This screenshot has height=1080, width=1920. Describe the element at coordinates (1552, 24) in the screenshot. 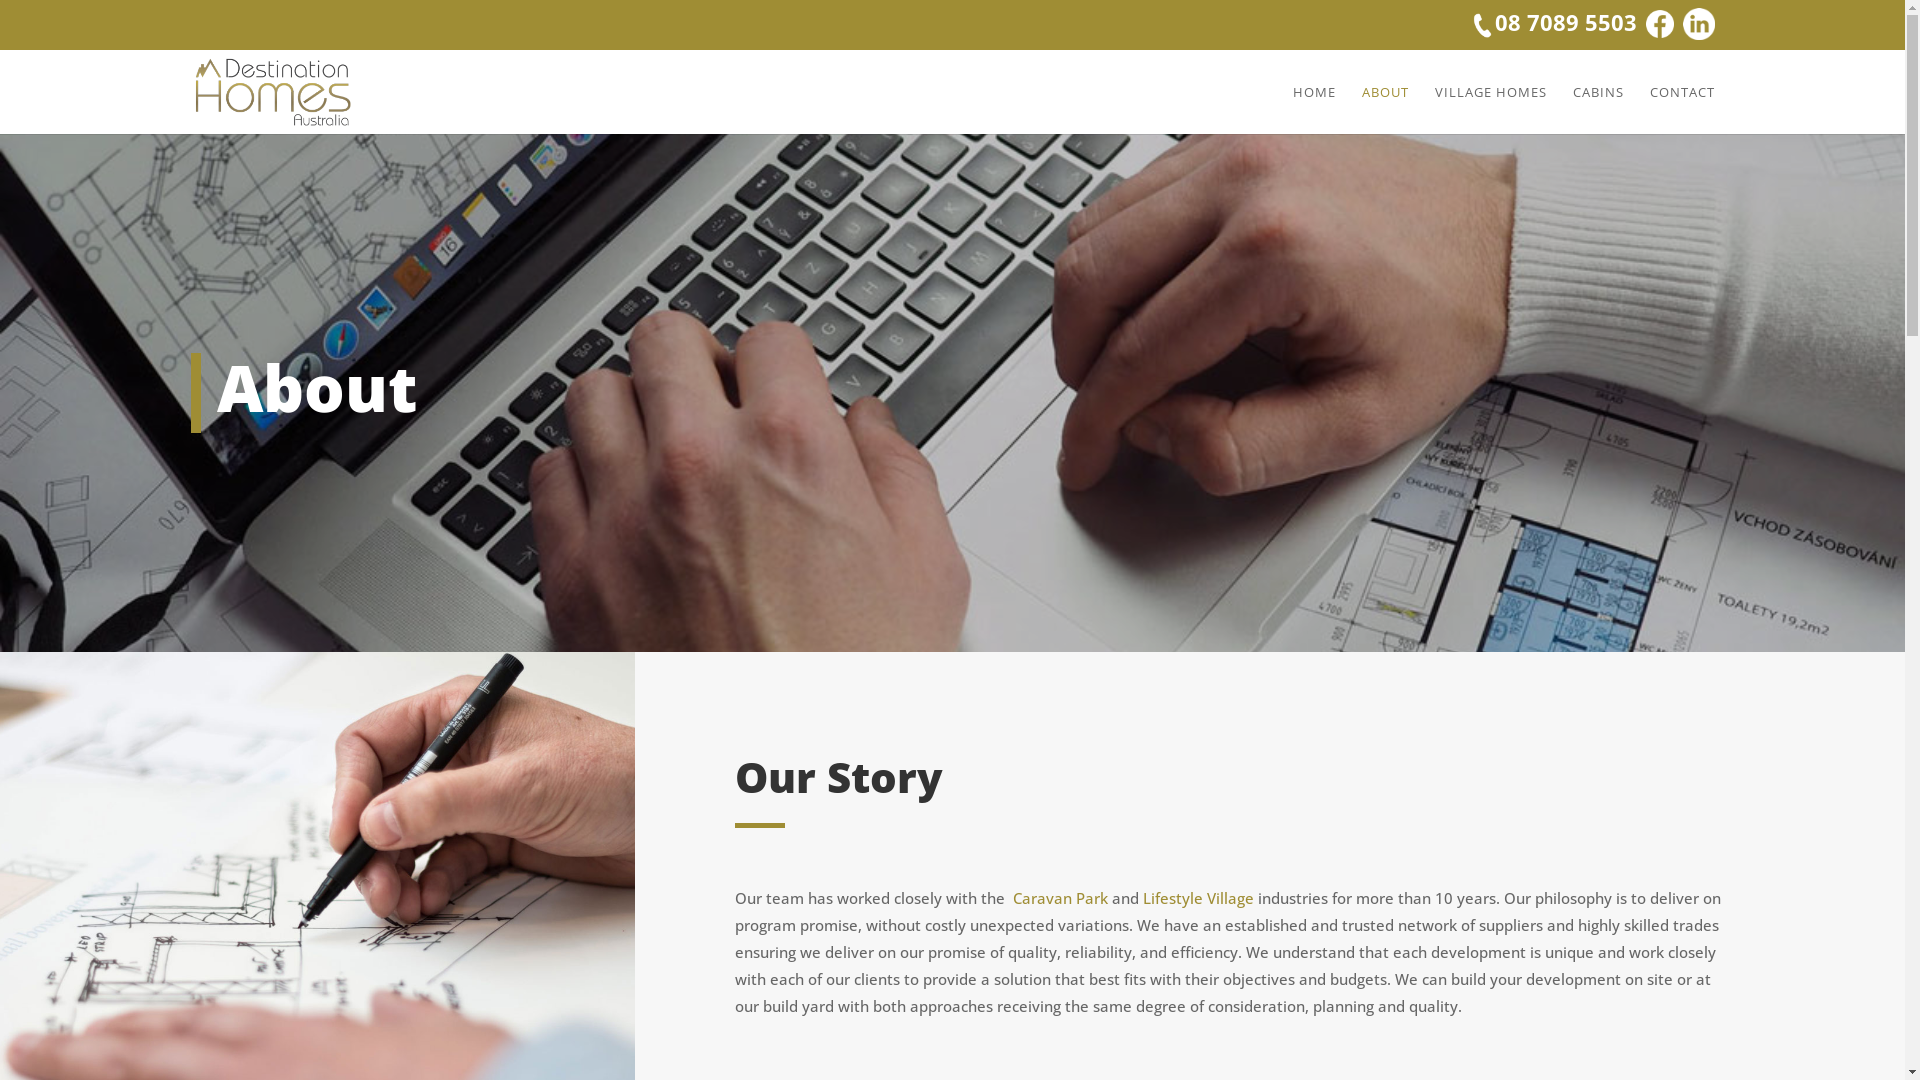

I see `'08 7089 5503'` at that location.